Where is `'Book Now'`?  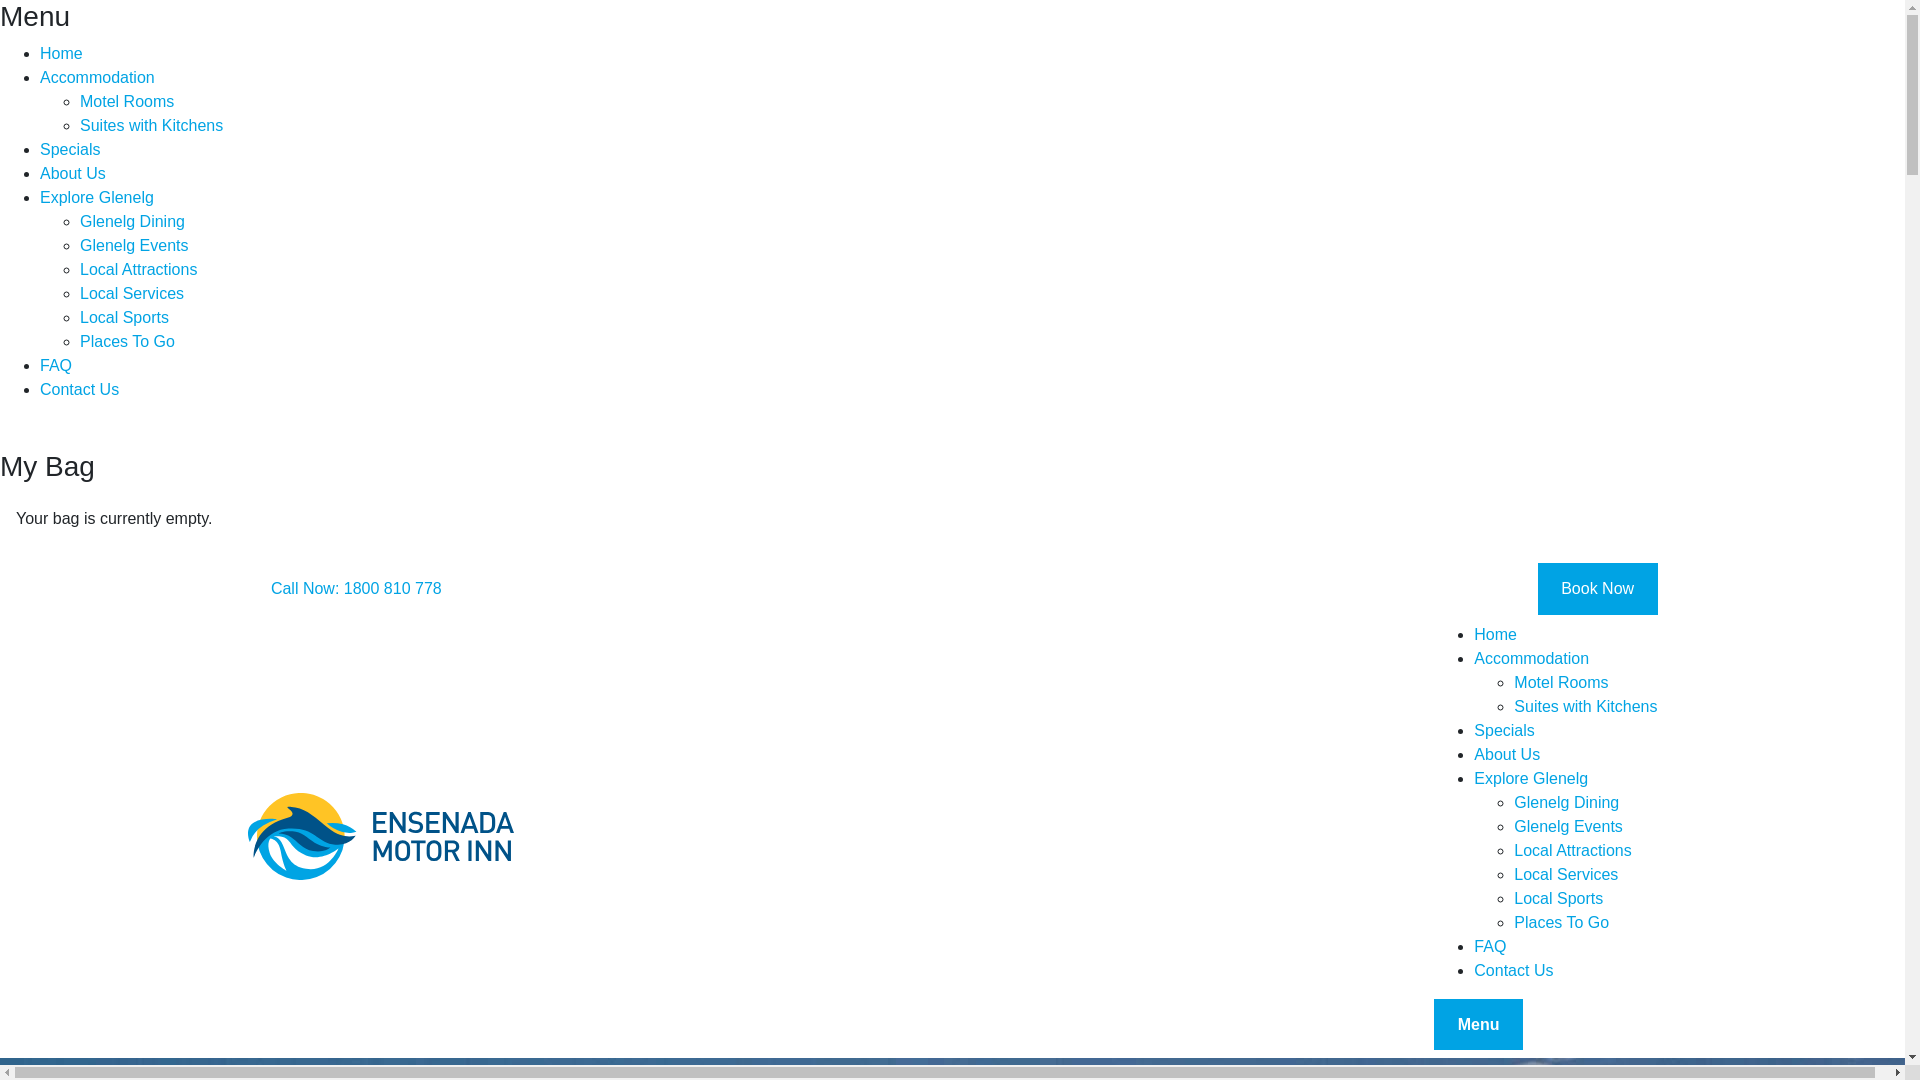 'Book Now' is located at coordinates (1597, 588).